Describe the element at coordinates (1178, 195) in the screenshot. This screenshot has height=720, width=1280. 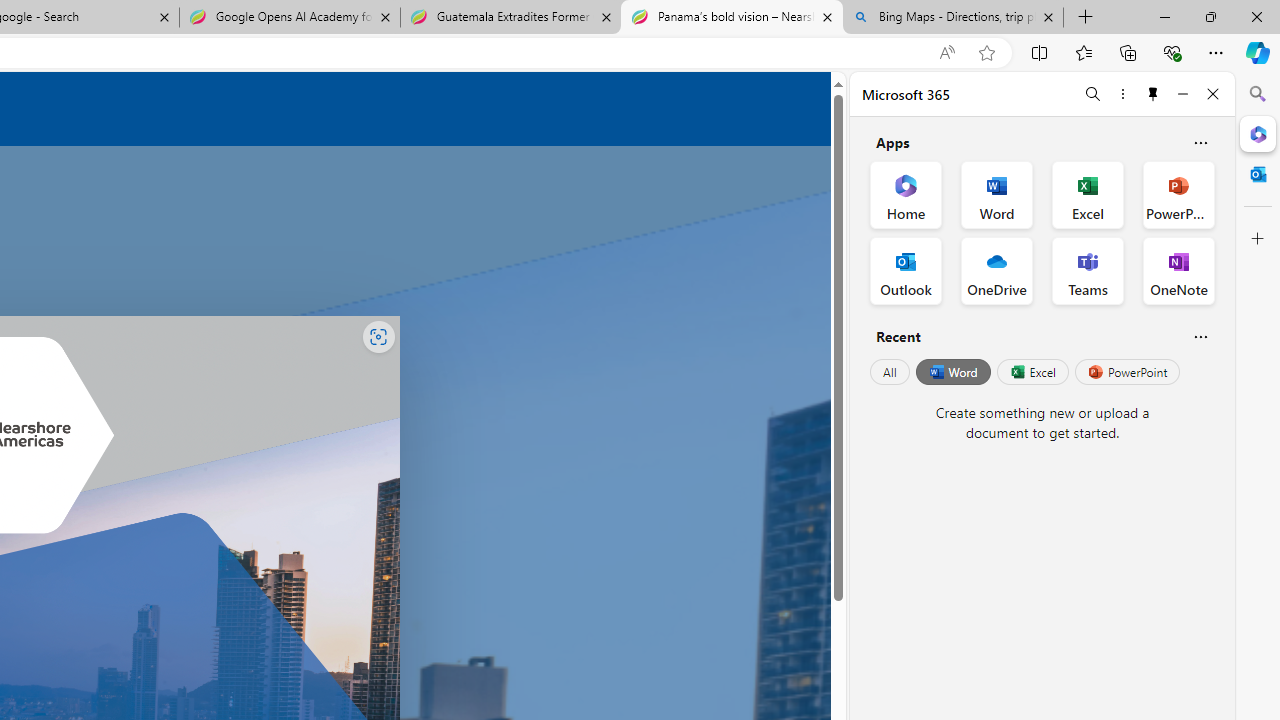
I see `'PowerPoint Office App'` at that location.